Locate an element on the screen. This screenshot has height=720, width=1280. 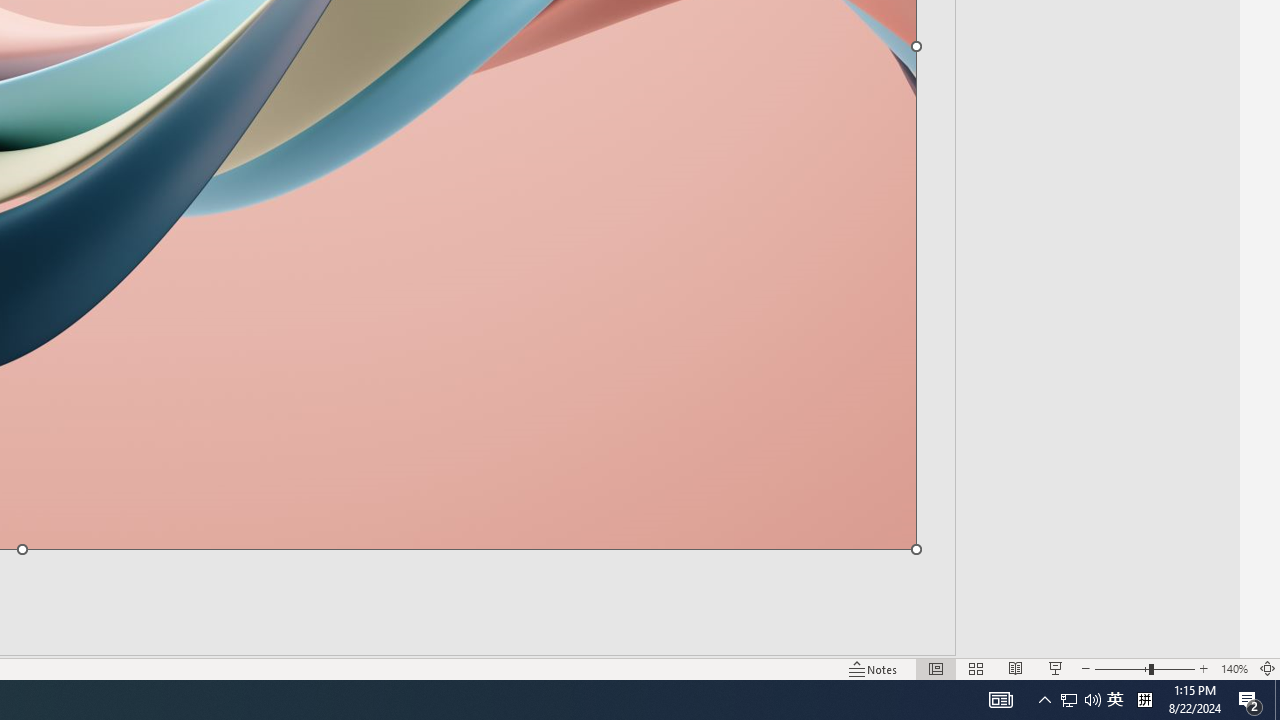
'Zoom Out' is located at coordinates (1121, 669).